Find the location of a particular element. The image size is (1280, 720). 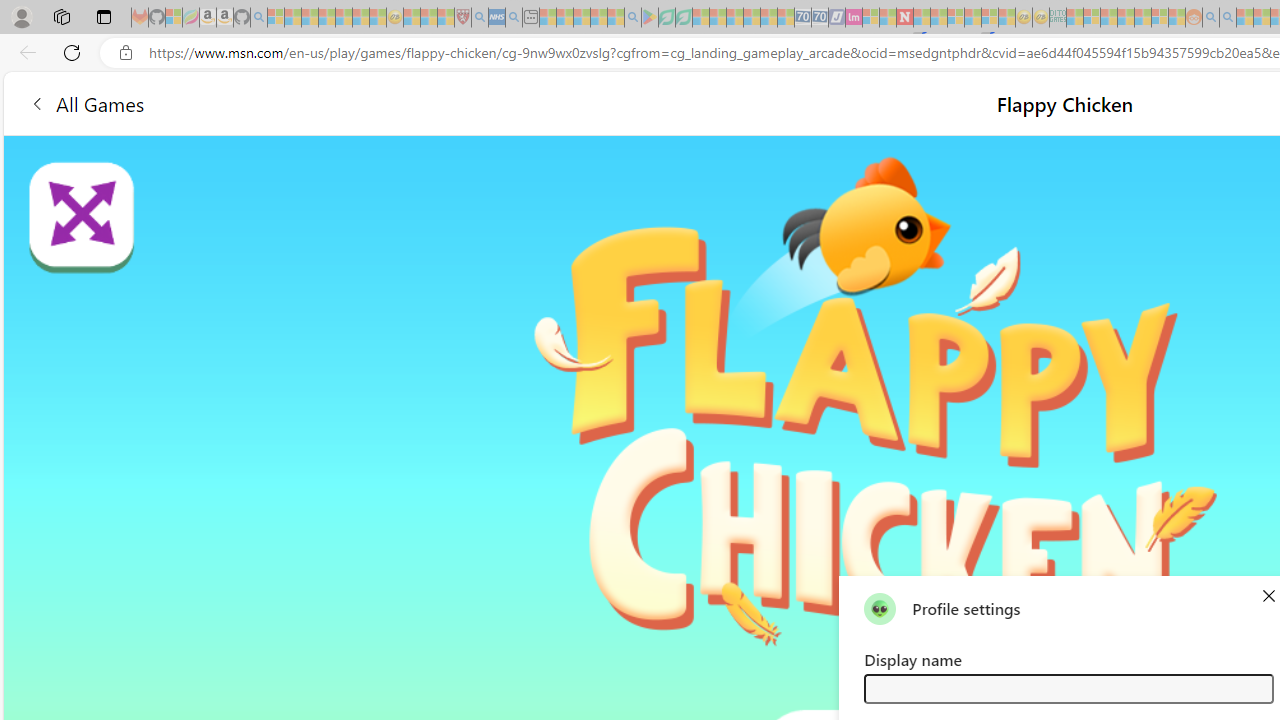

'Kinda Frugal - MSN - Sleeping' is located at coordinates (1143, 17).